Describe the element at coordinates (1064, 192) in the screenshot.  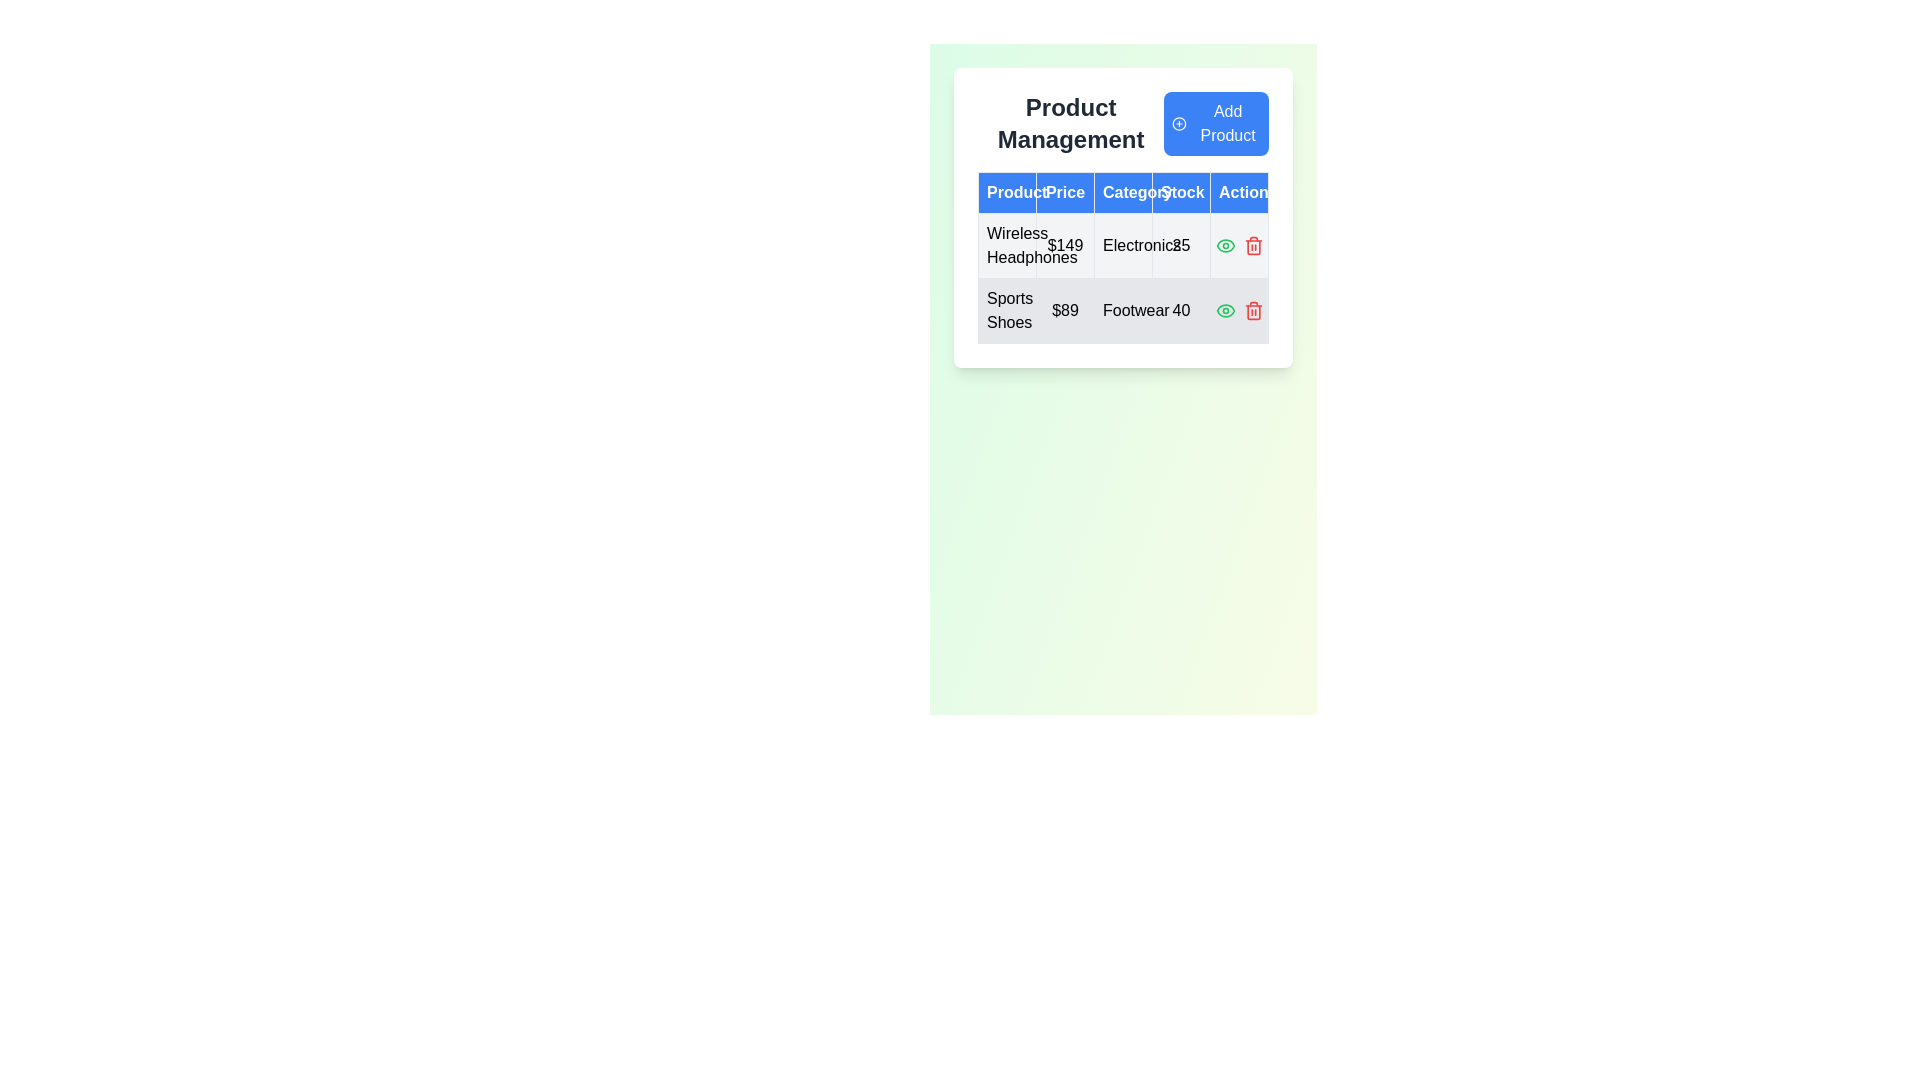
I see `text from the Table Header Cell labeled 'Price', which is the second header in a row of headers with a blue background and white centered text` at that location.